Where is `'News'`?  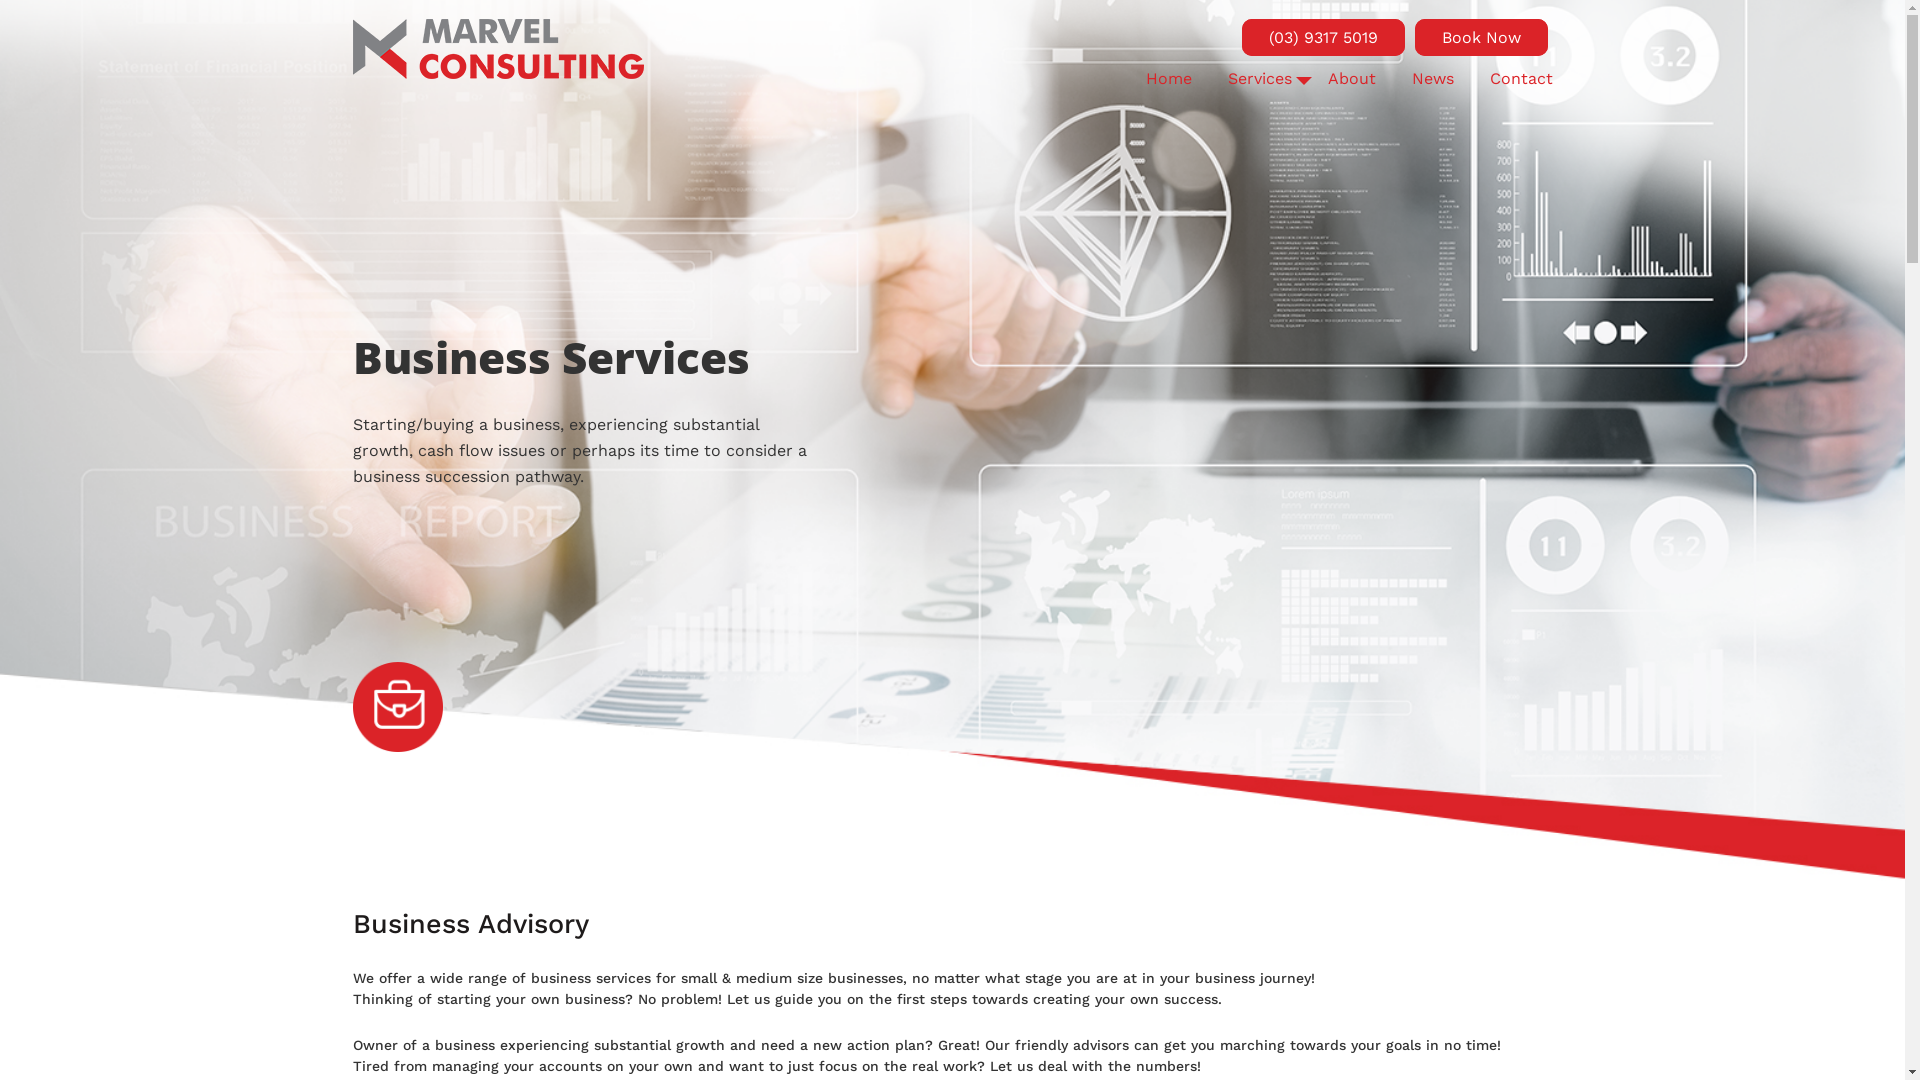 'News' is located at coordinates (1432, 77).